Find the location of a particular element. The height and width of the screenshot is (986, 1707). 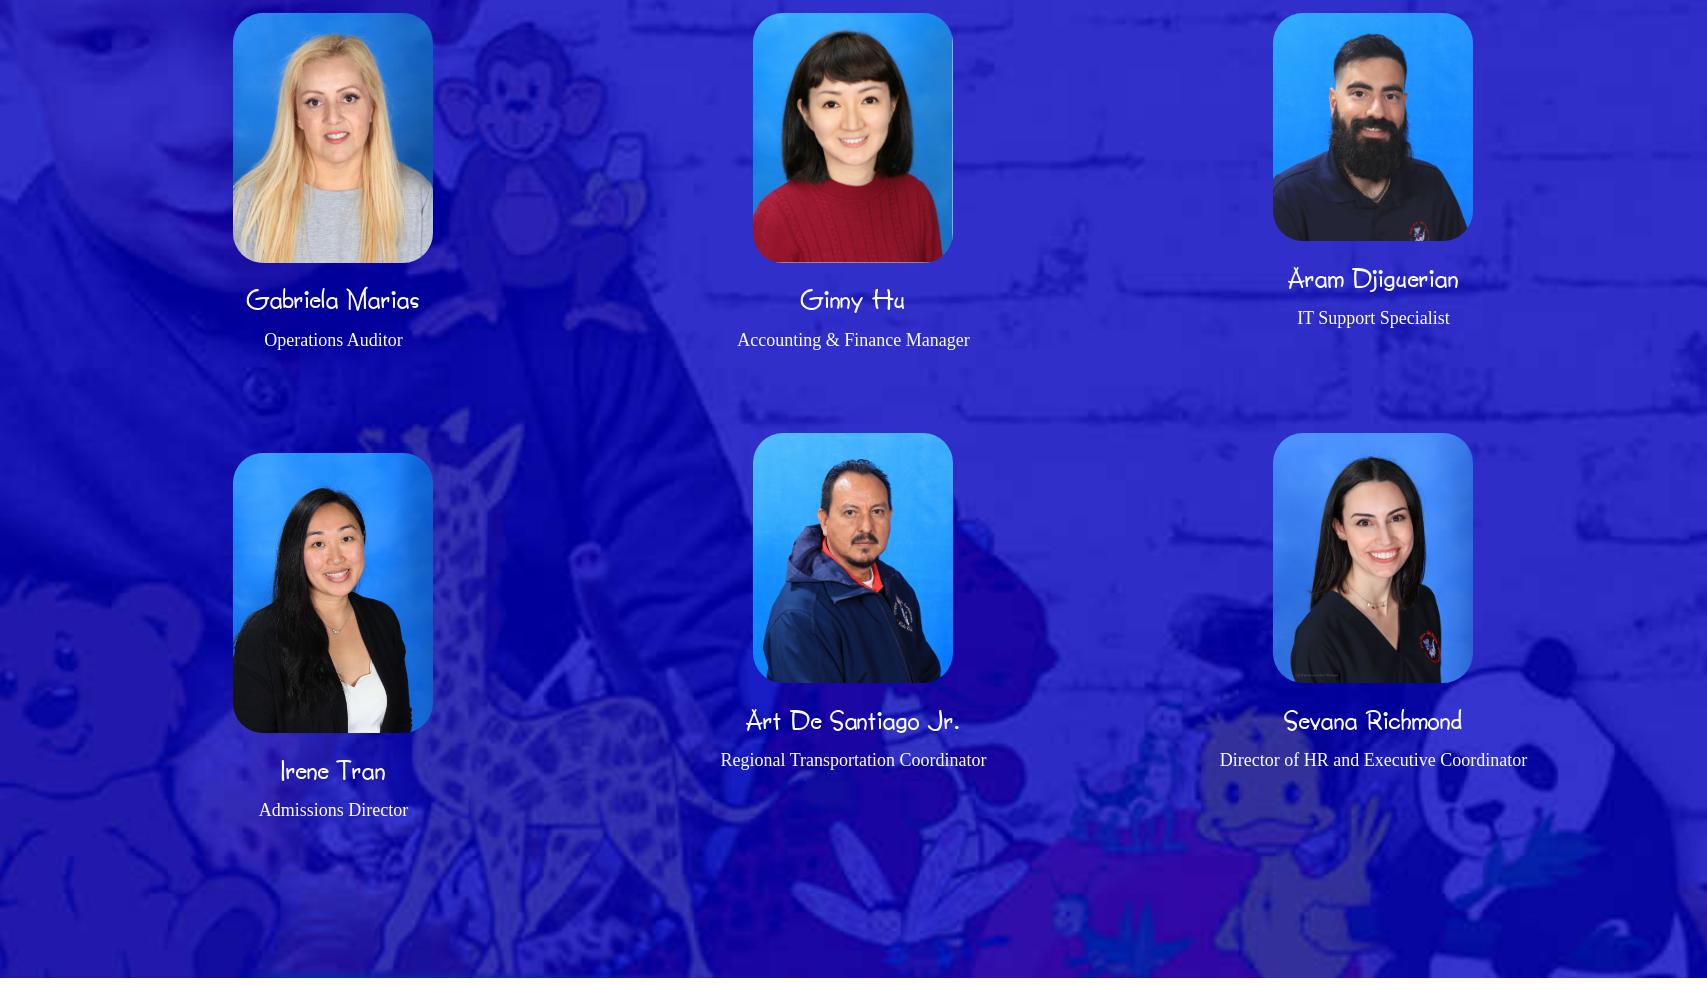

'Ginny Hu' is located at coordinates (852, 298).